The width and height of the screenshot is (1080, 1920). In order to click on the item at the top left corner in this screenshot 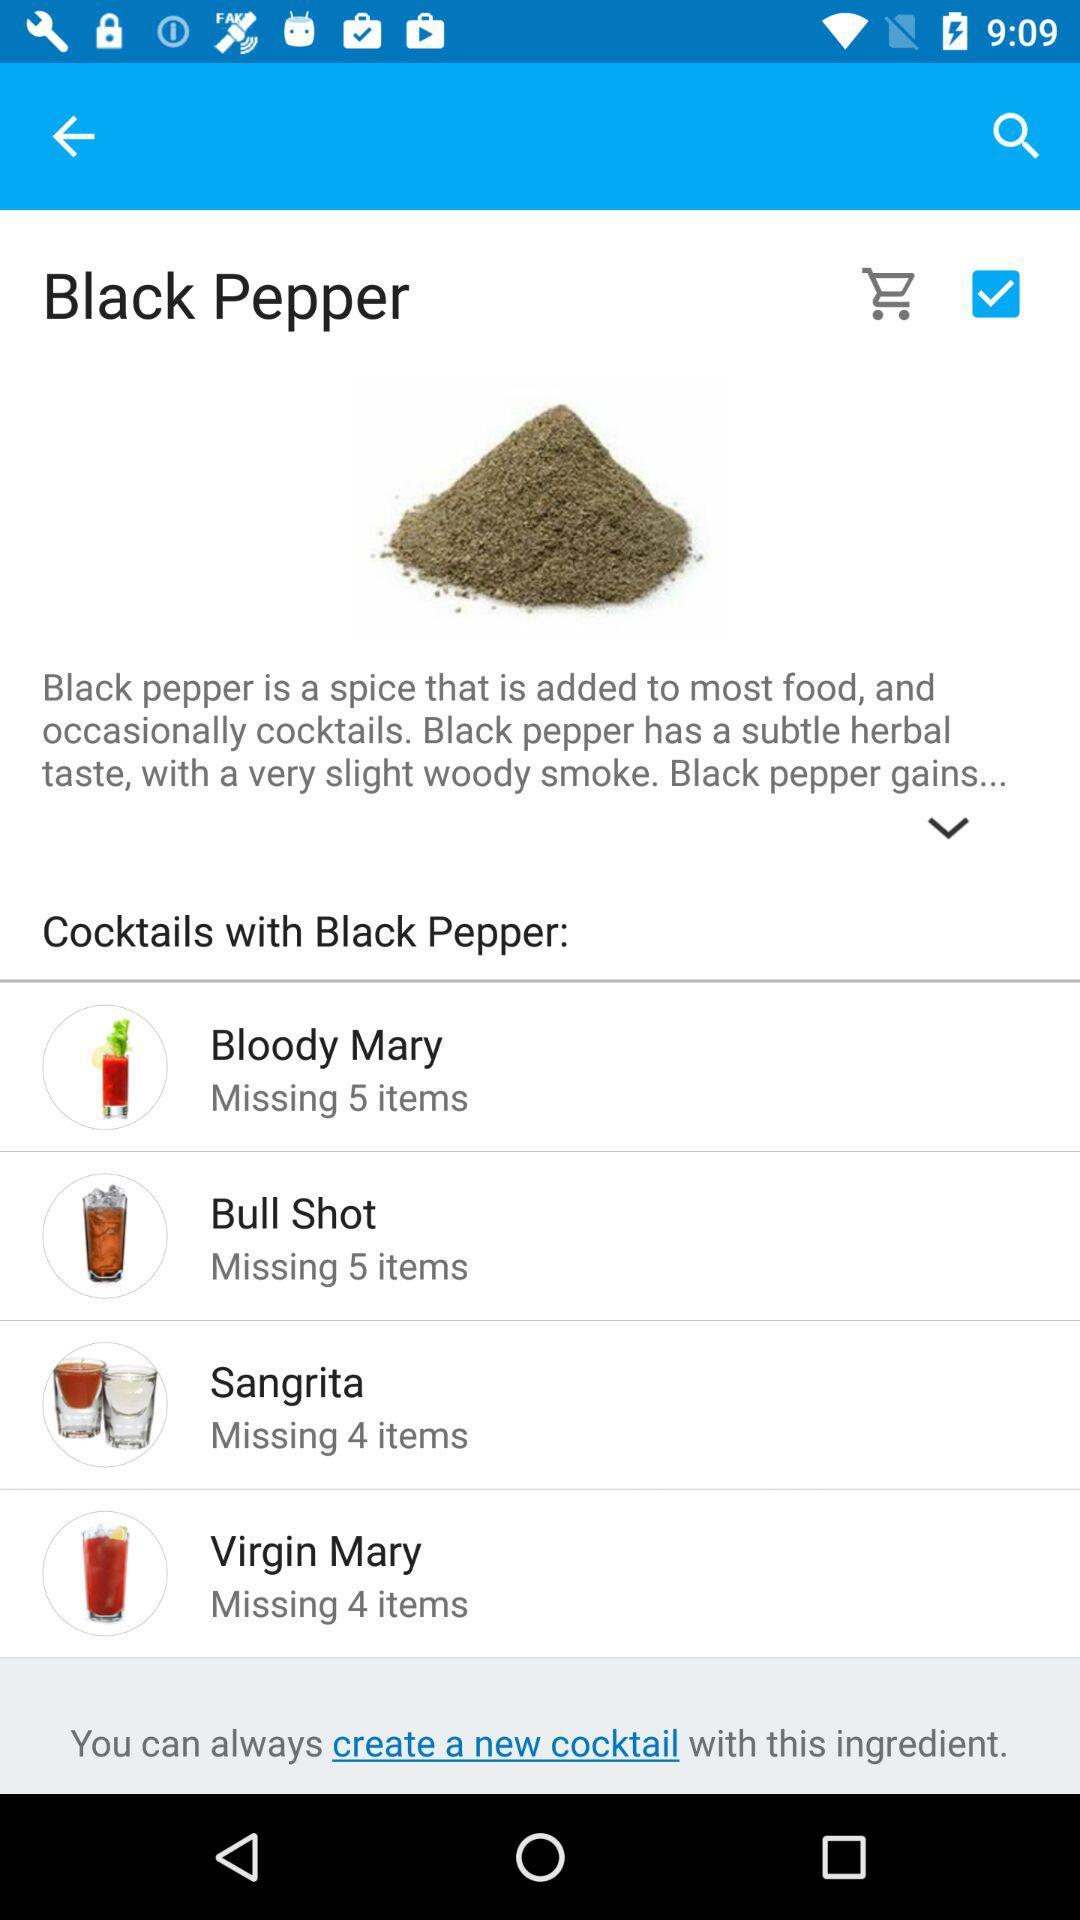, I will do `click(72, 135)`.